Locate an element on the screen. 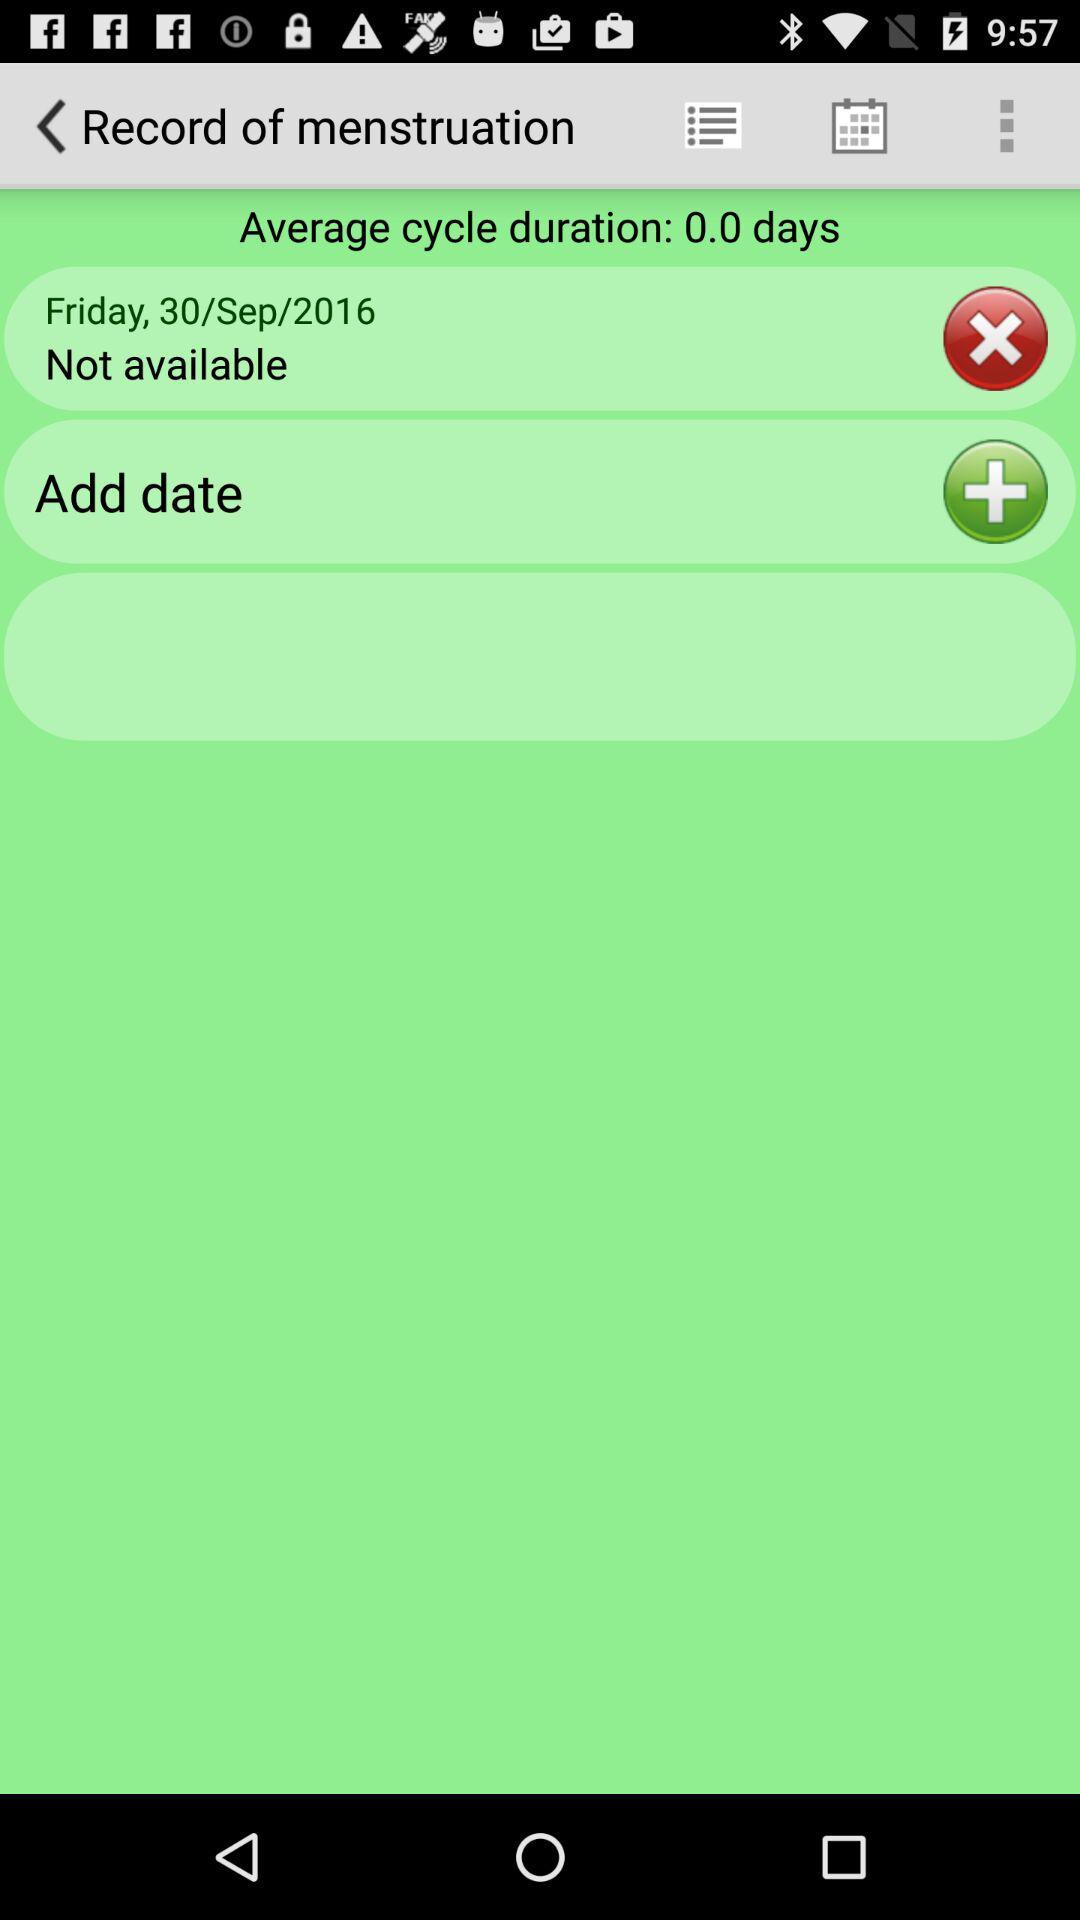  date is located at coordinates (995, 491).